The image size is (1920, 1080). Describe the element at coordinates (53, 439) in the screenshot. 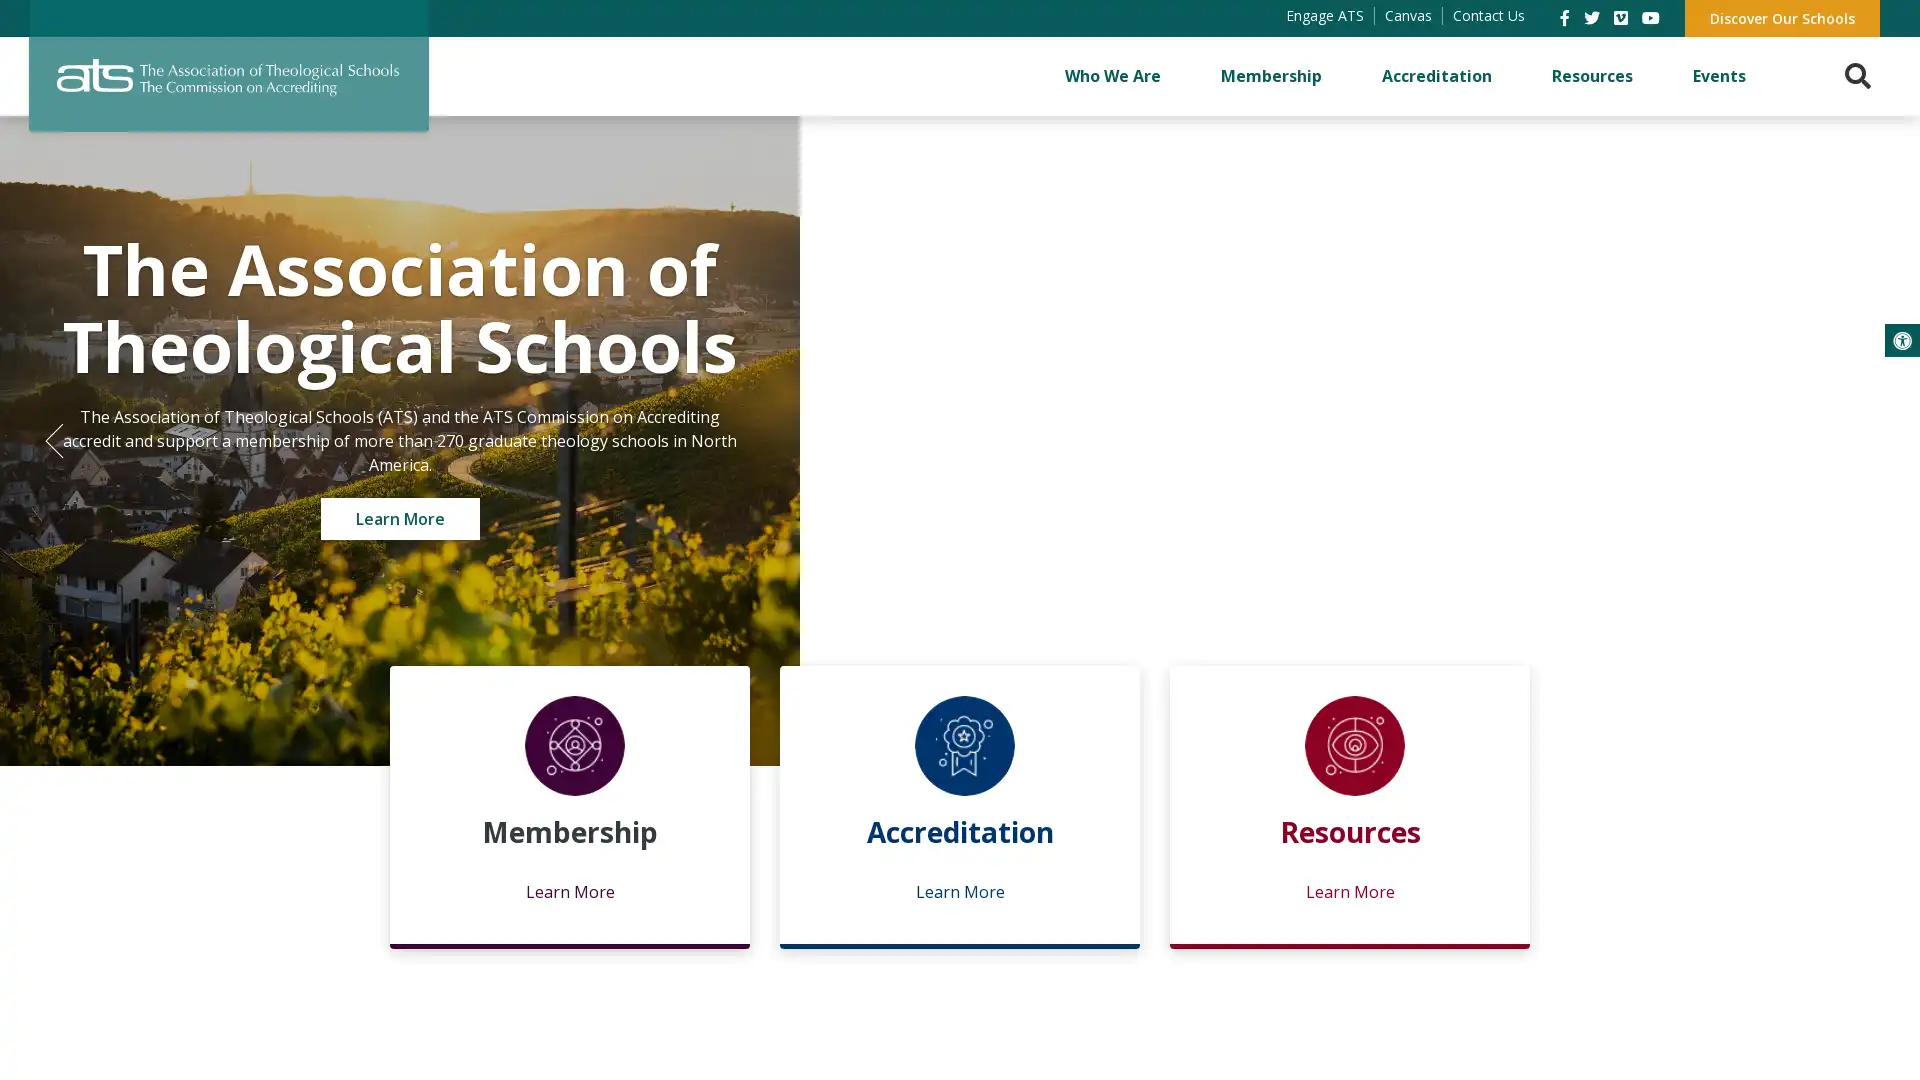

I see `Previous` at that location.